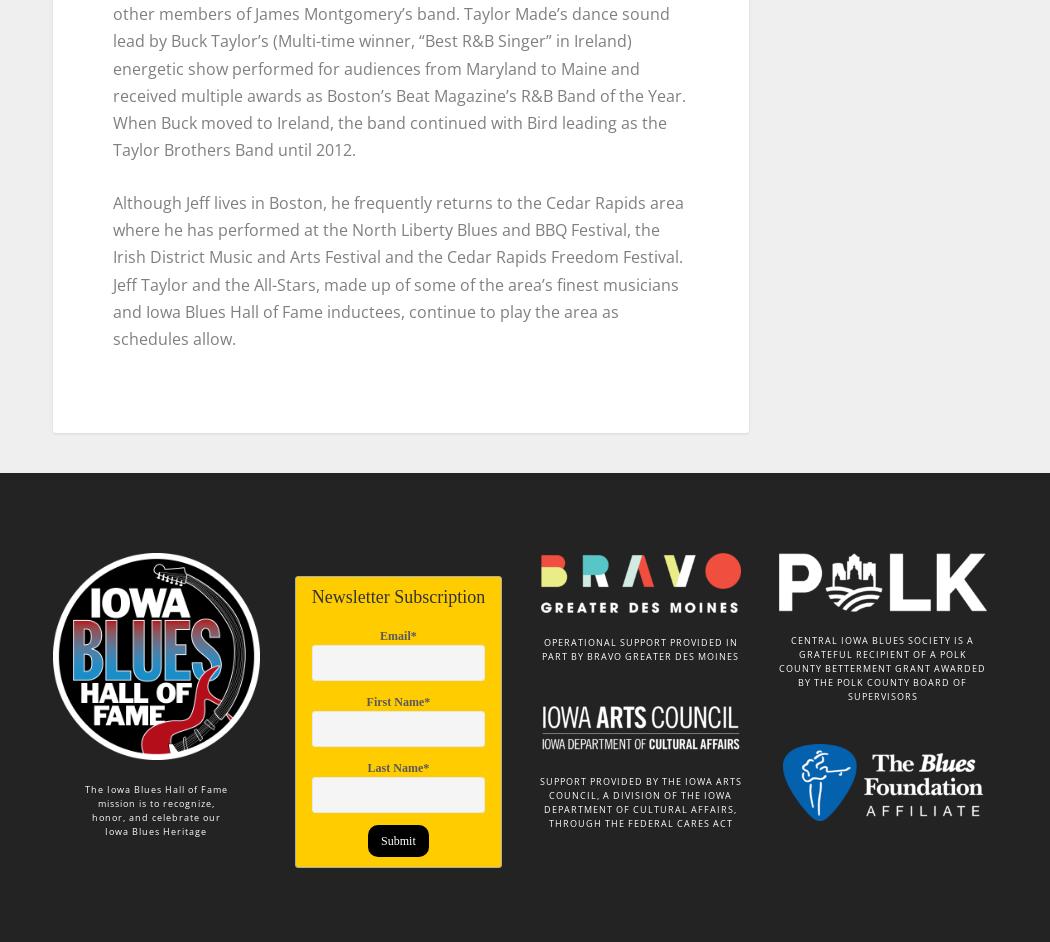 The image size is (1050, 942). I want to click on 'OPERATIONAL SUPPORT PROVIDED IN PART BY BRAVO GREATER DES MOINES', so click(639, 638).